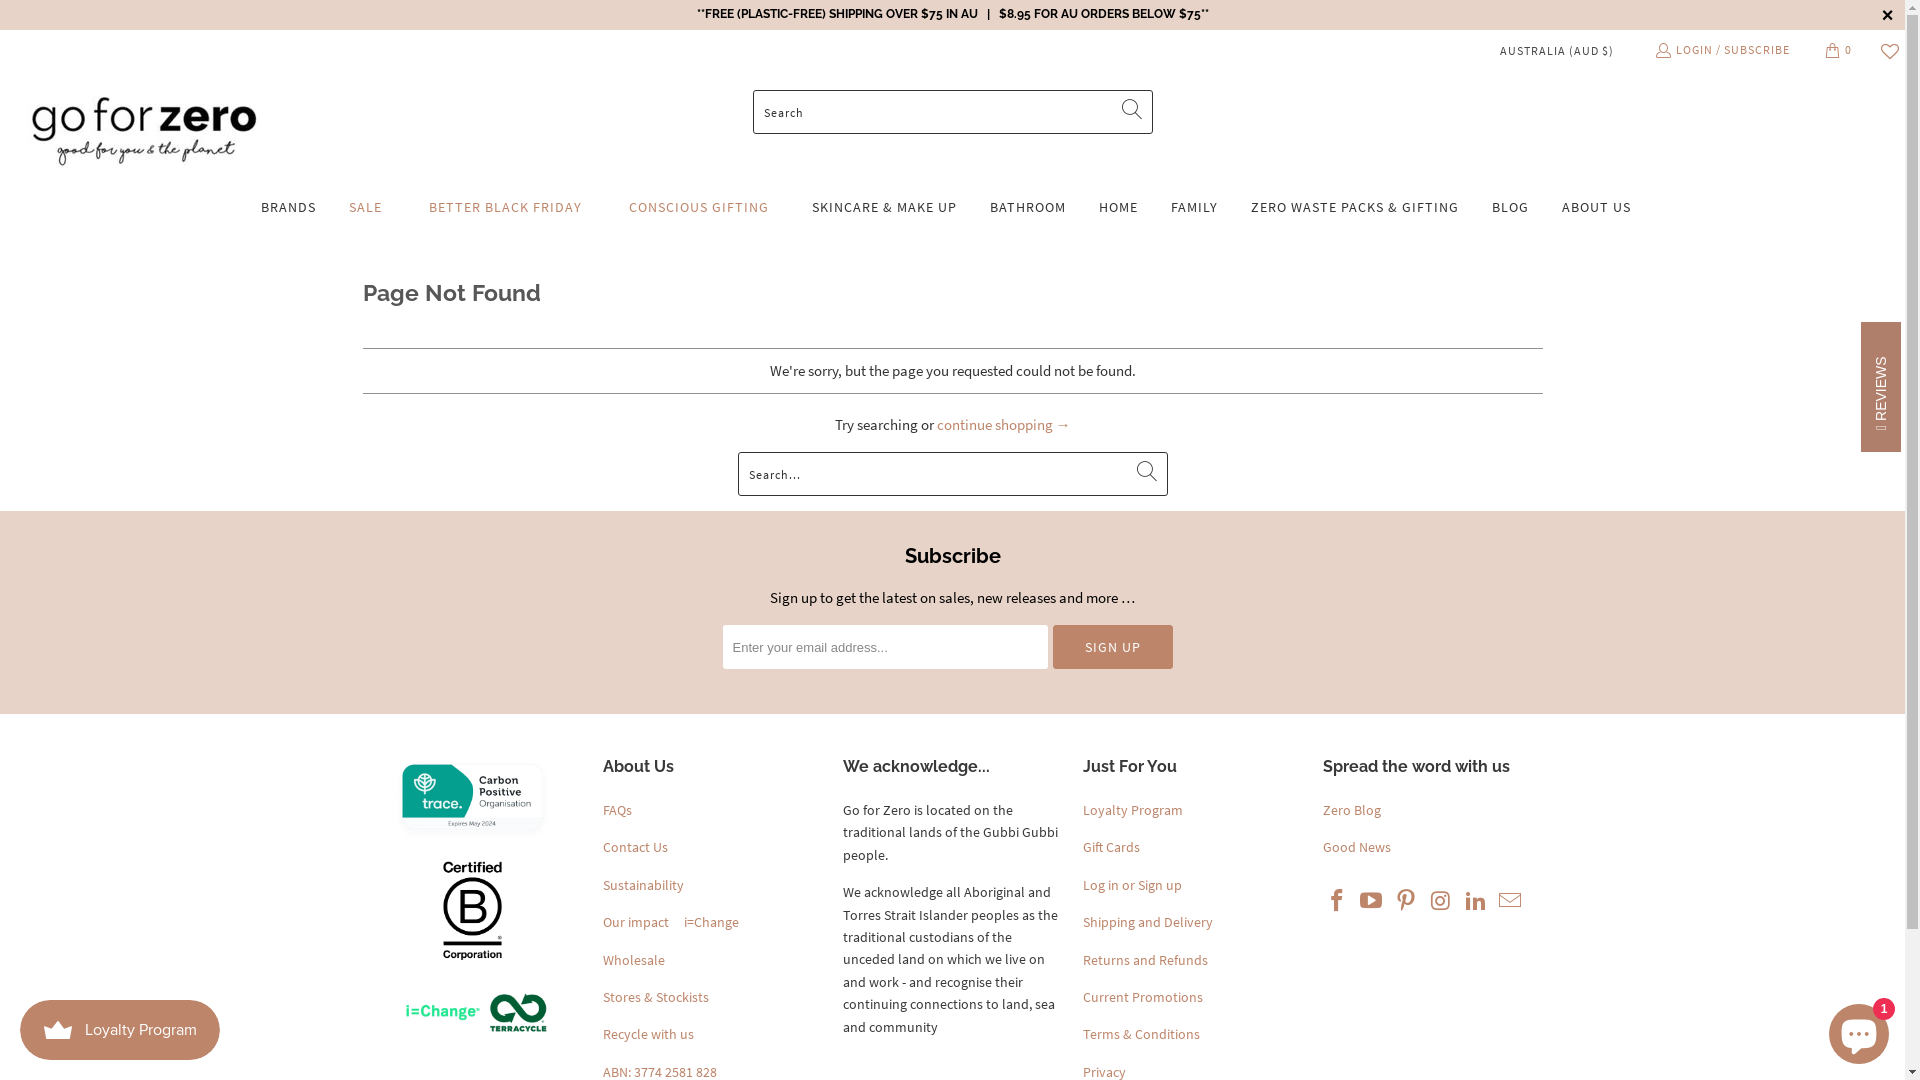  I want to click on 'Wholesale', so click(632, 959).